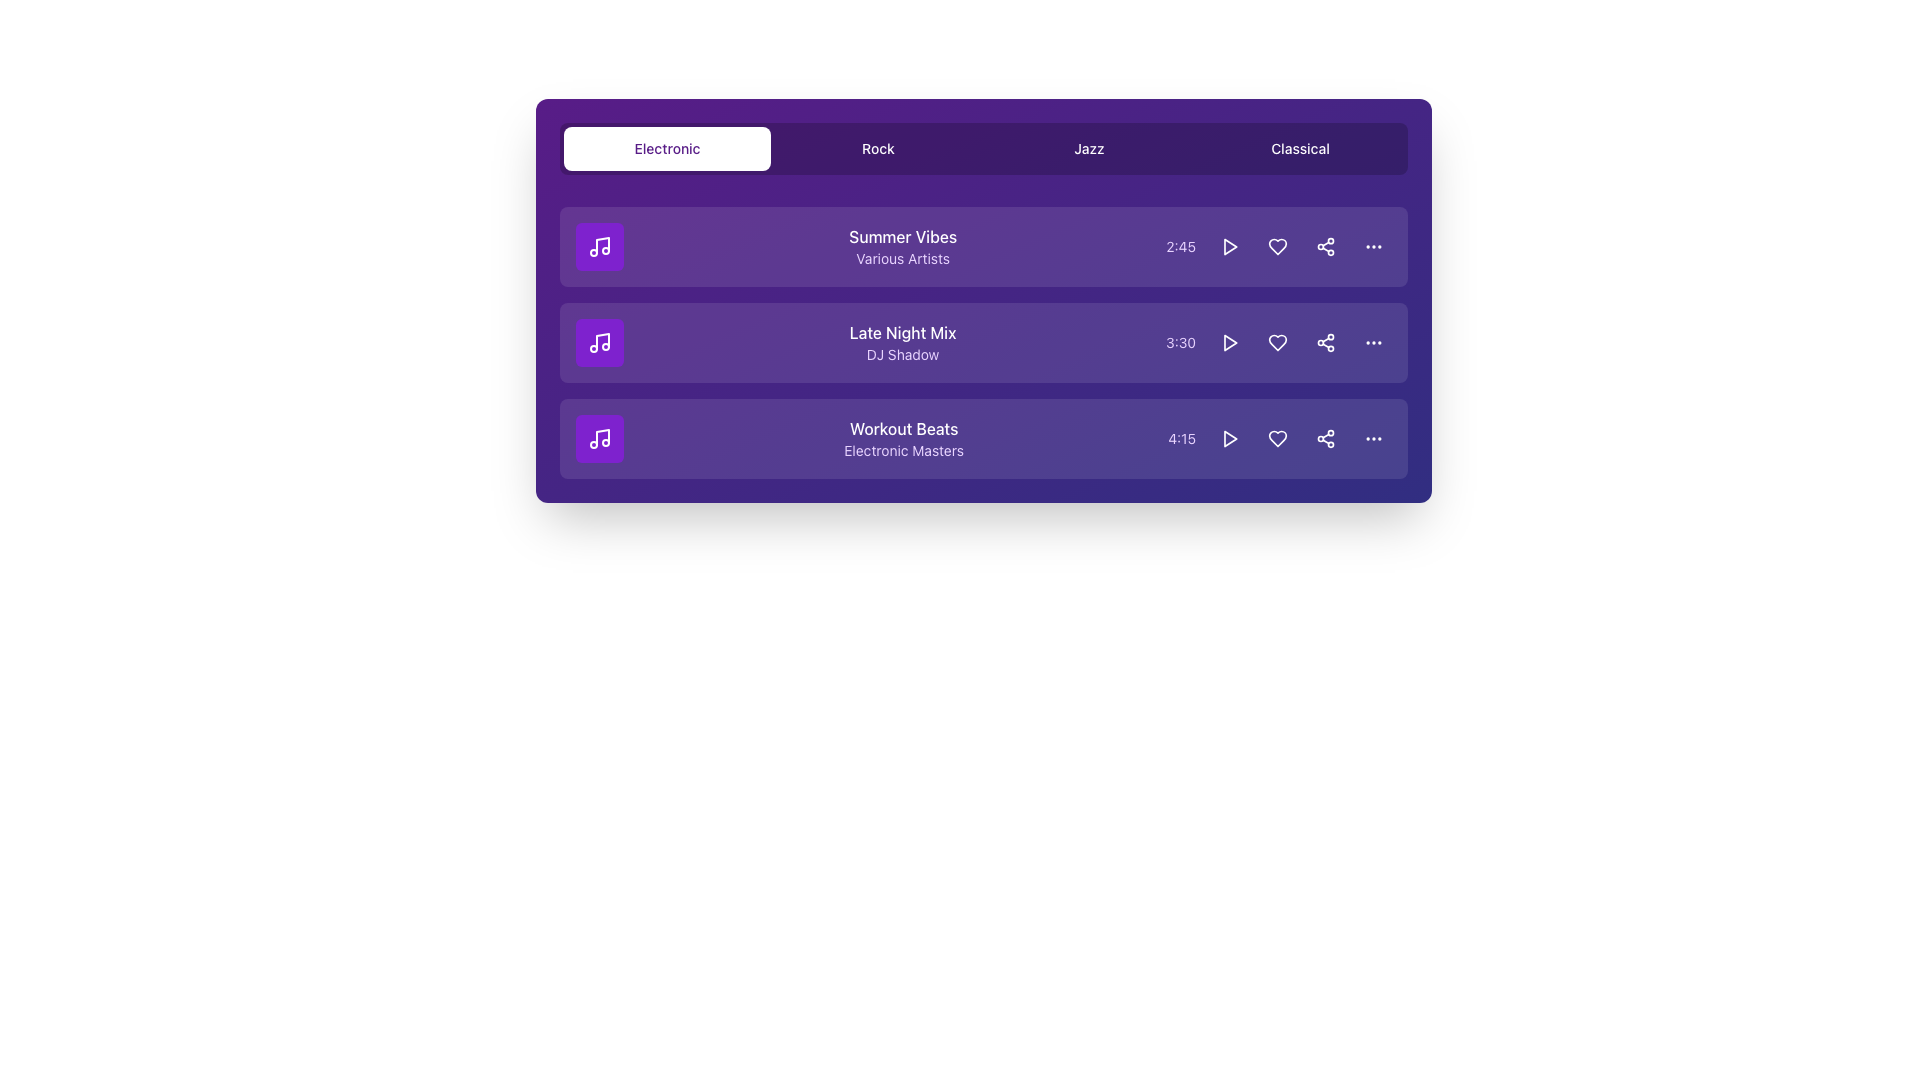 Image resolution: width=1920 pixels, height=1080 pixels. Describe the element at coordinates (1325, 342) in the screenshot. I see `the share button located in the third row of the playlist interface, which triggers sharing actions` at that location.